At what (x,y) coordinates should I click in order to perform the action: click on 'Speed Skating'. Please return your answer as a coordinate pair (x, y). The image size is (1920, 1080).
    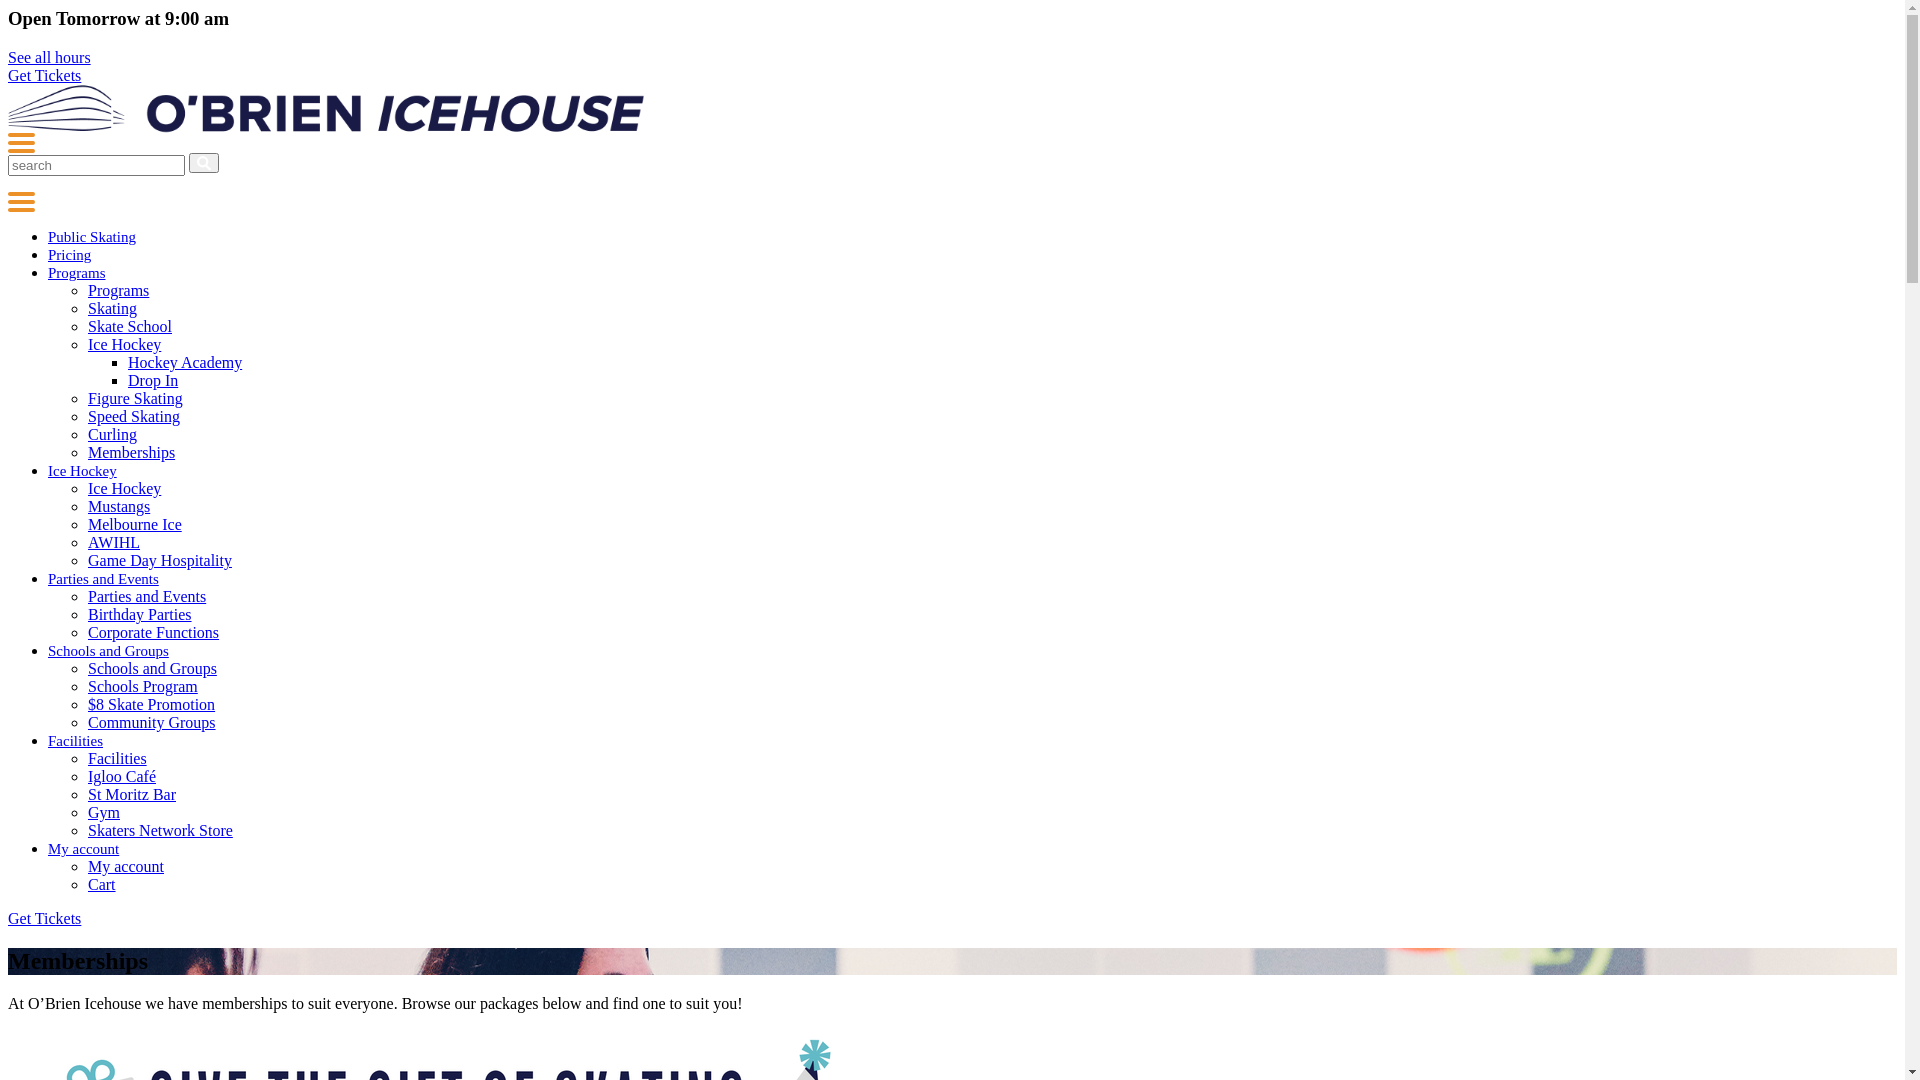
    Looking at the image, I should click on (133, 415).